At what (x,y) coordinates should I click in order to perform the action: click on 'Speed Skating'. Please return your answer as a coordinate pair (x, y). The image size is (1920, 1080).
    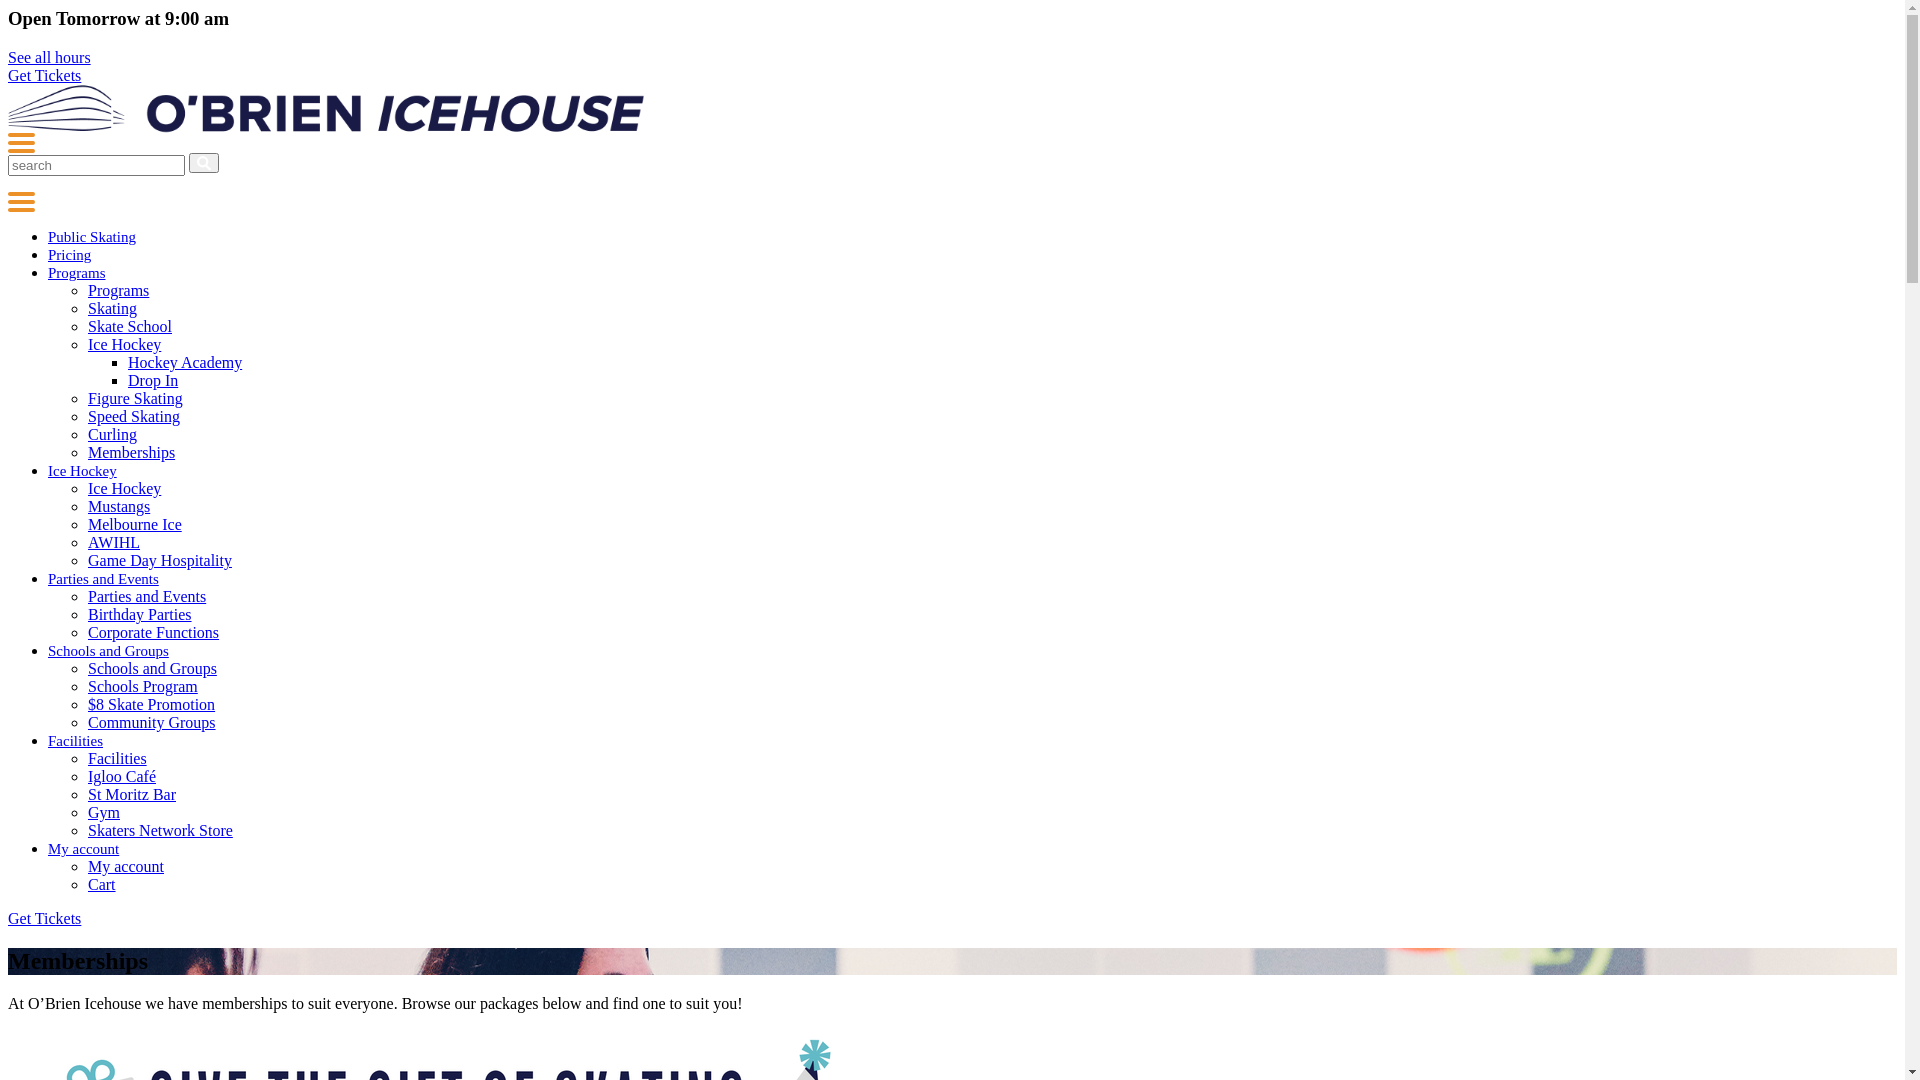
    Looking at the image, I should click on (133, 415).